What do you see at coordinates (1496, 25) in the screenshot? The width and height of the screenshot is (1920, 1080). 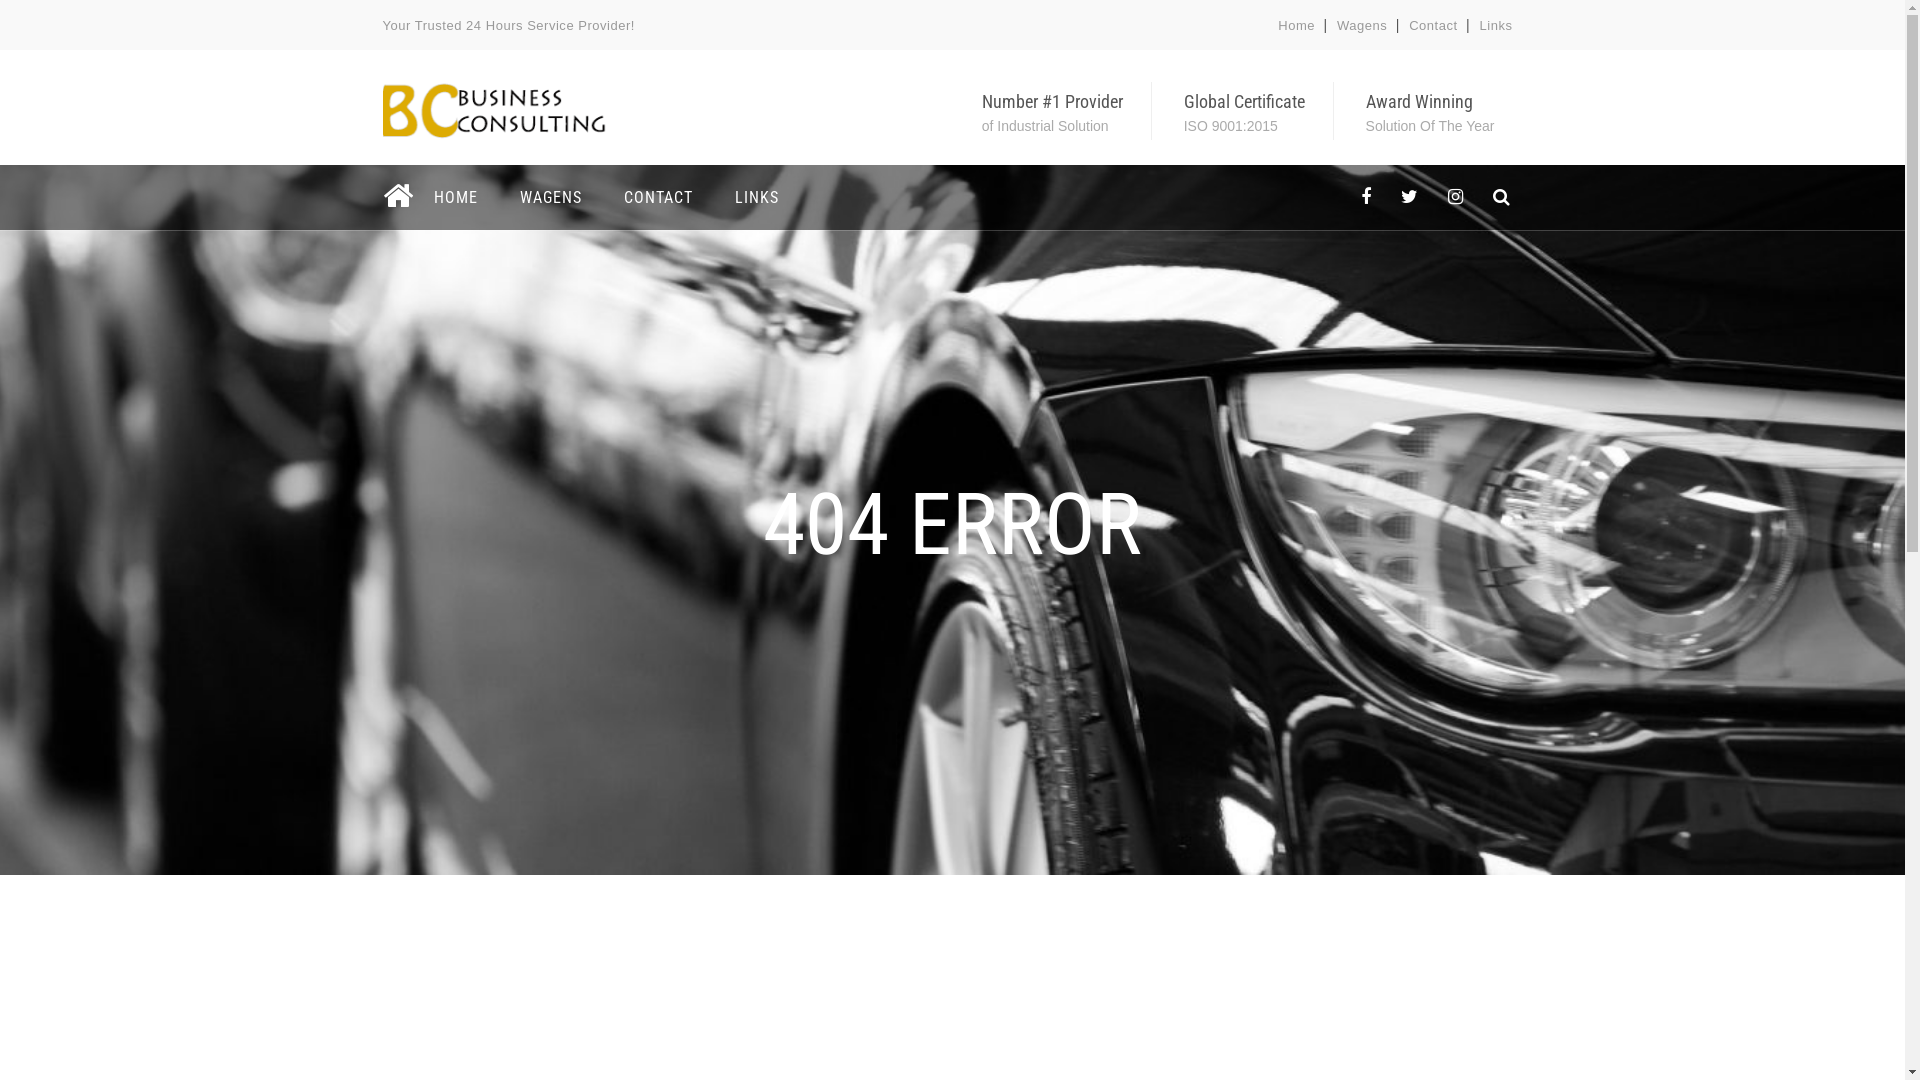 I see `'Links'` at bounding box center [1496, 25].